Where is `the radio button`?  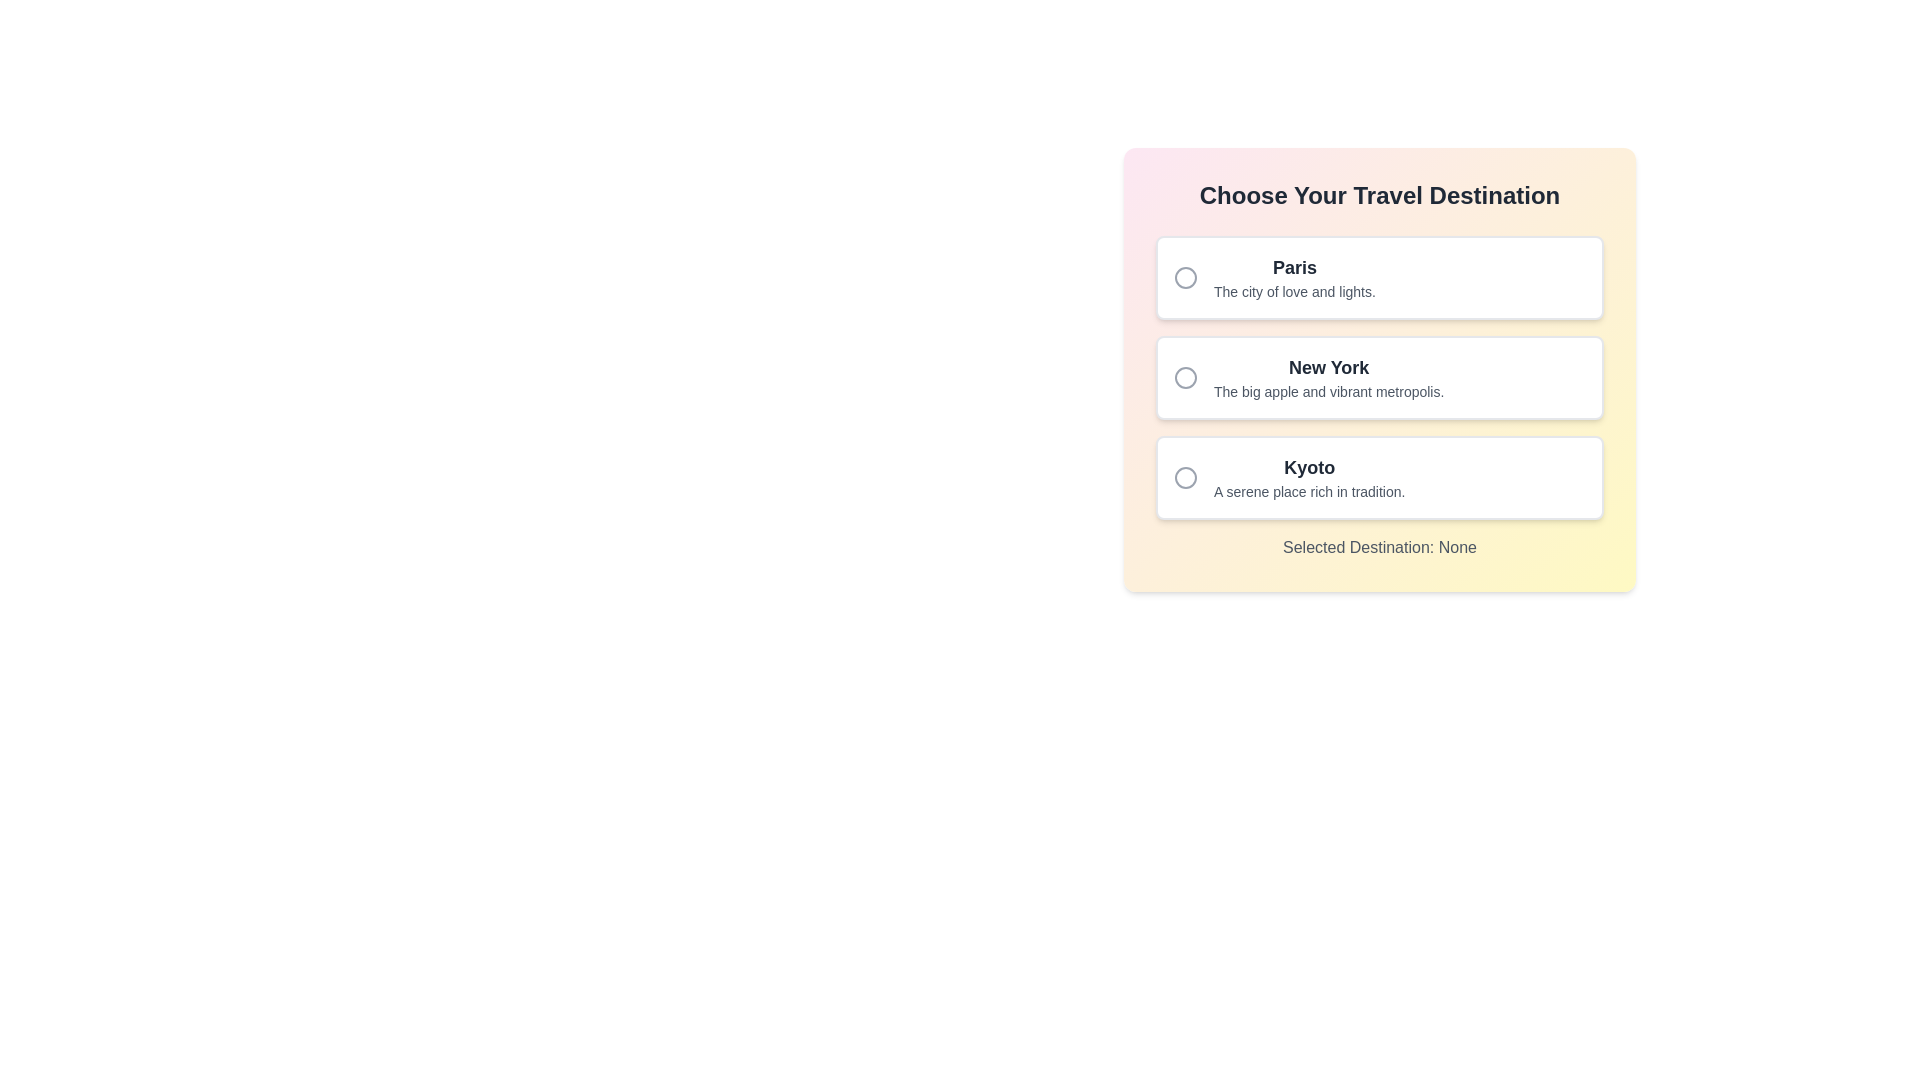
the radio button is located at coordinates (1185, 478).